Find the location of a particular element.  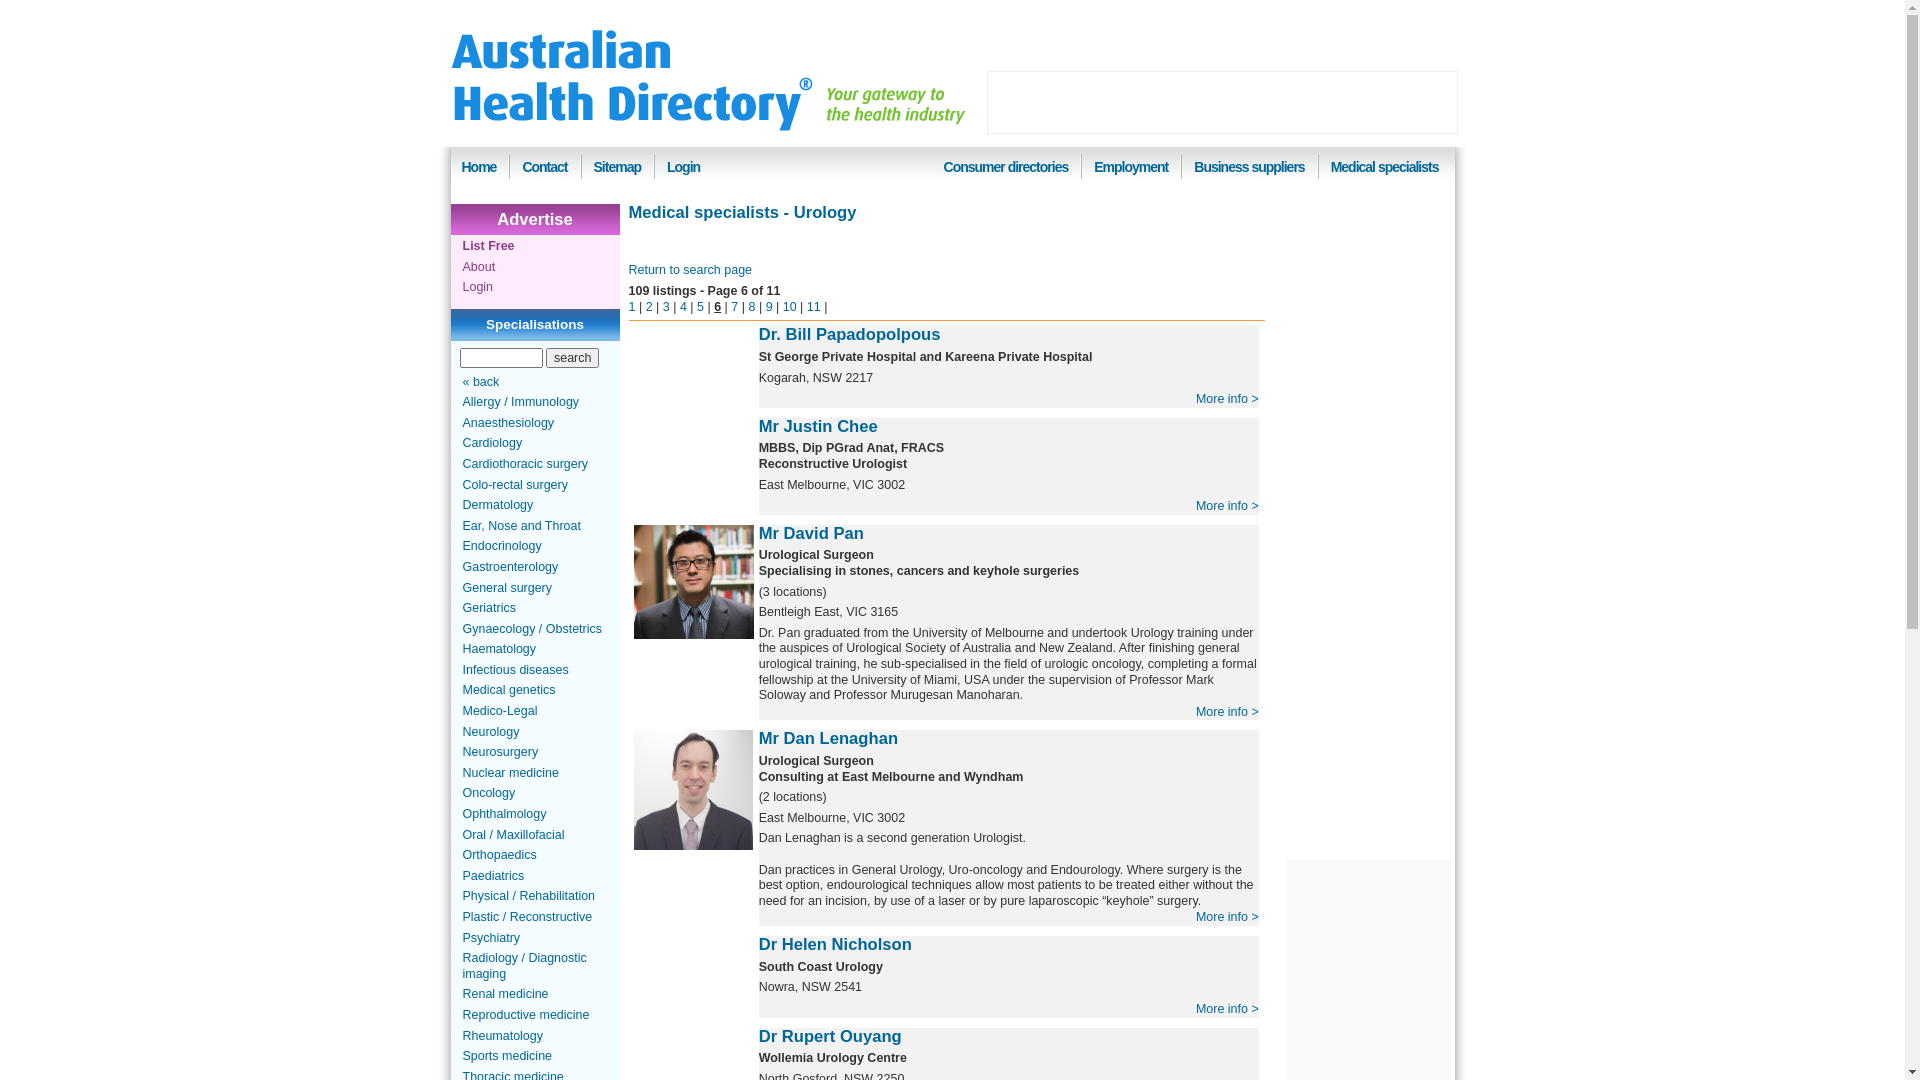

'Mr David Pan' is located at coordinates (811, 532).